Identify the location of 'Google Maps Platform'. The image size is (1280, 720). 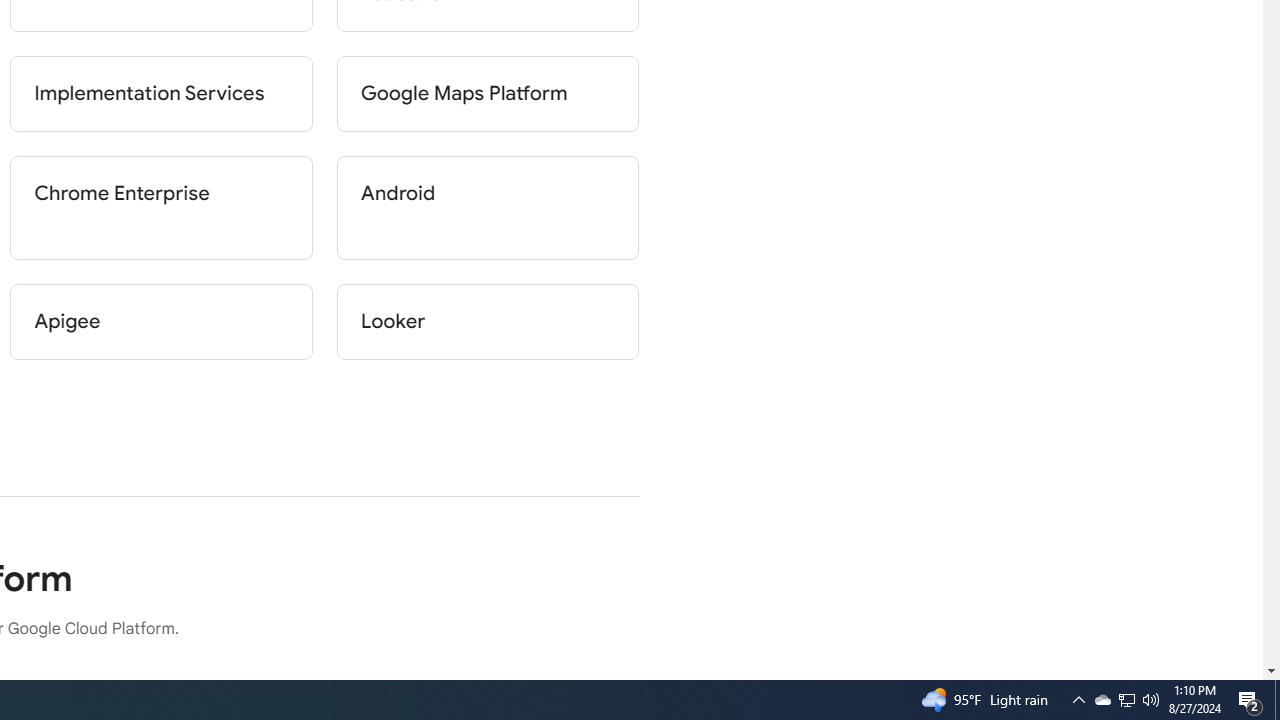
(487, 93).